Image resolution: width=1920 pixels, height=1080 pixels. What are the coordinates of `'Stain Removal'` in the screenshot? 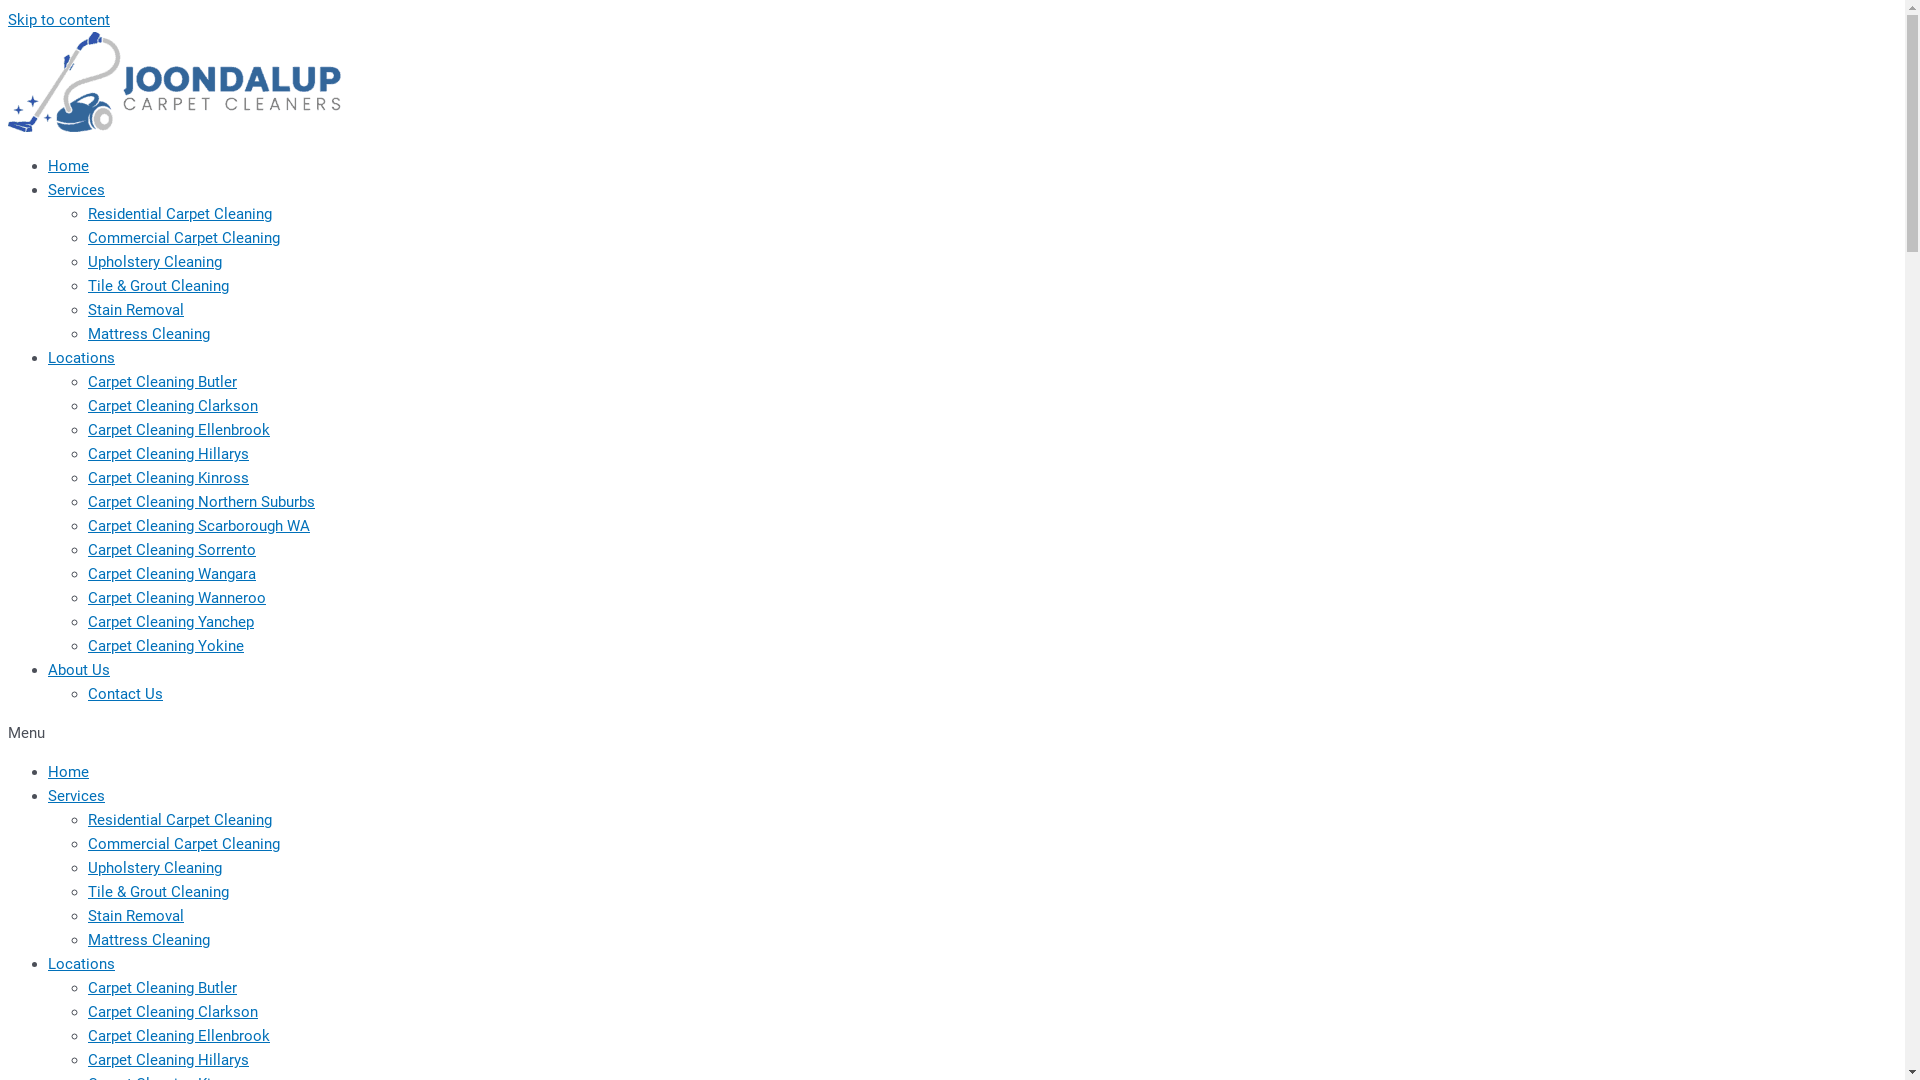 It's located at (134, 915).